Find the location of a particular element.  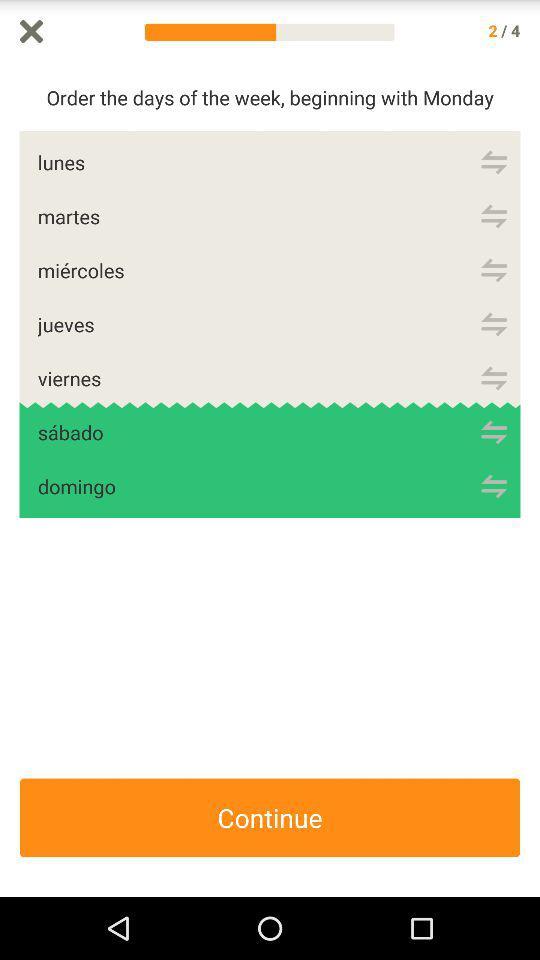

choose friday is located at coordinates (493, 377).